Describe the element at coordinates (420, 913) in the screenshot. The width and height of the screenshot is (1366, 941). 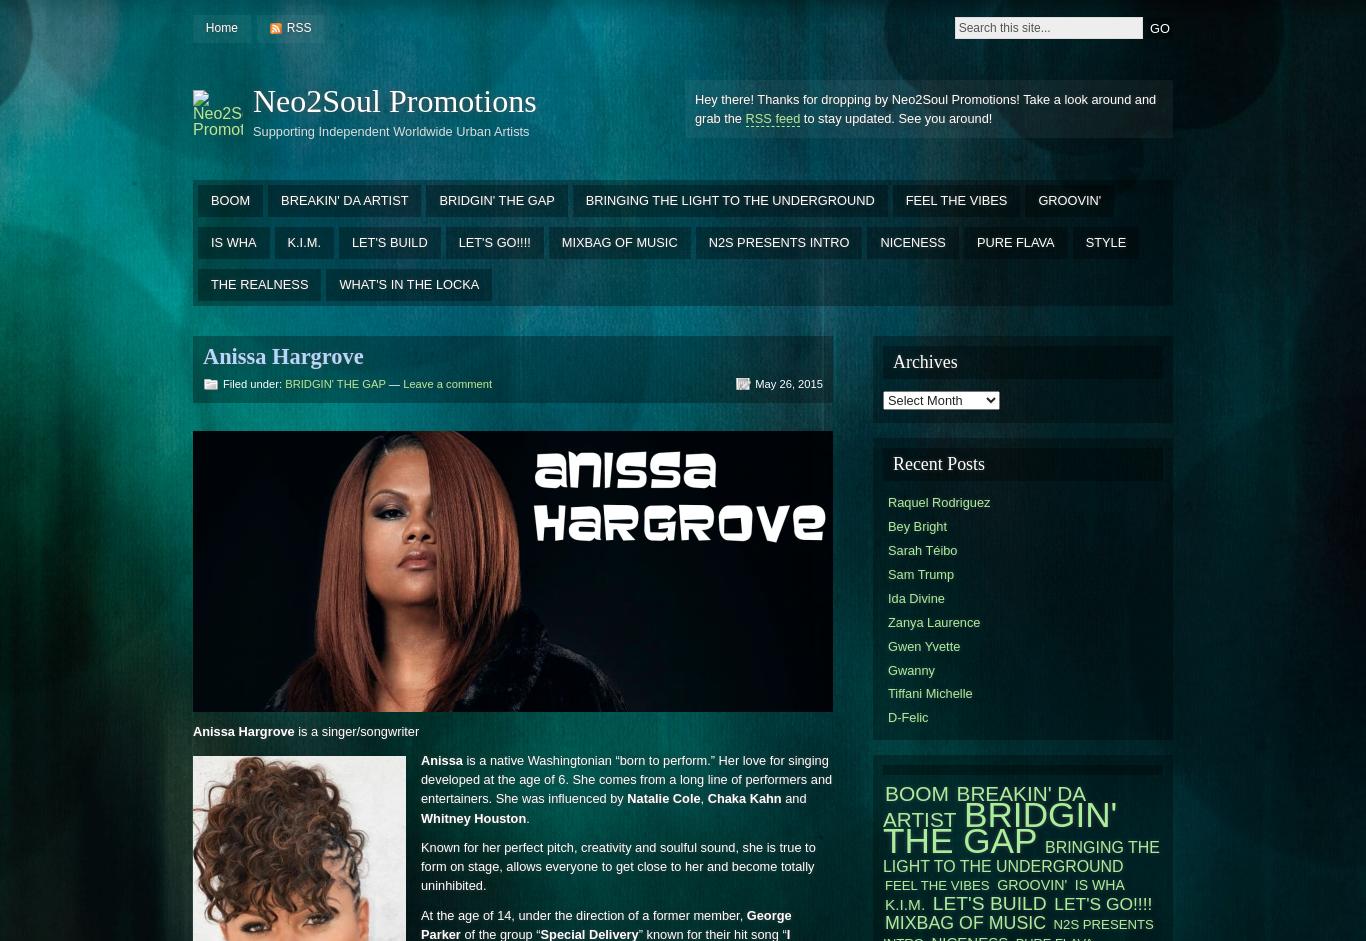
I see `'At the age of 14, under the direction of a former member,'` at that location.